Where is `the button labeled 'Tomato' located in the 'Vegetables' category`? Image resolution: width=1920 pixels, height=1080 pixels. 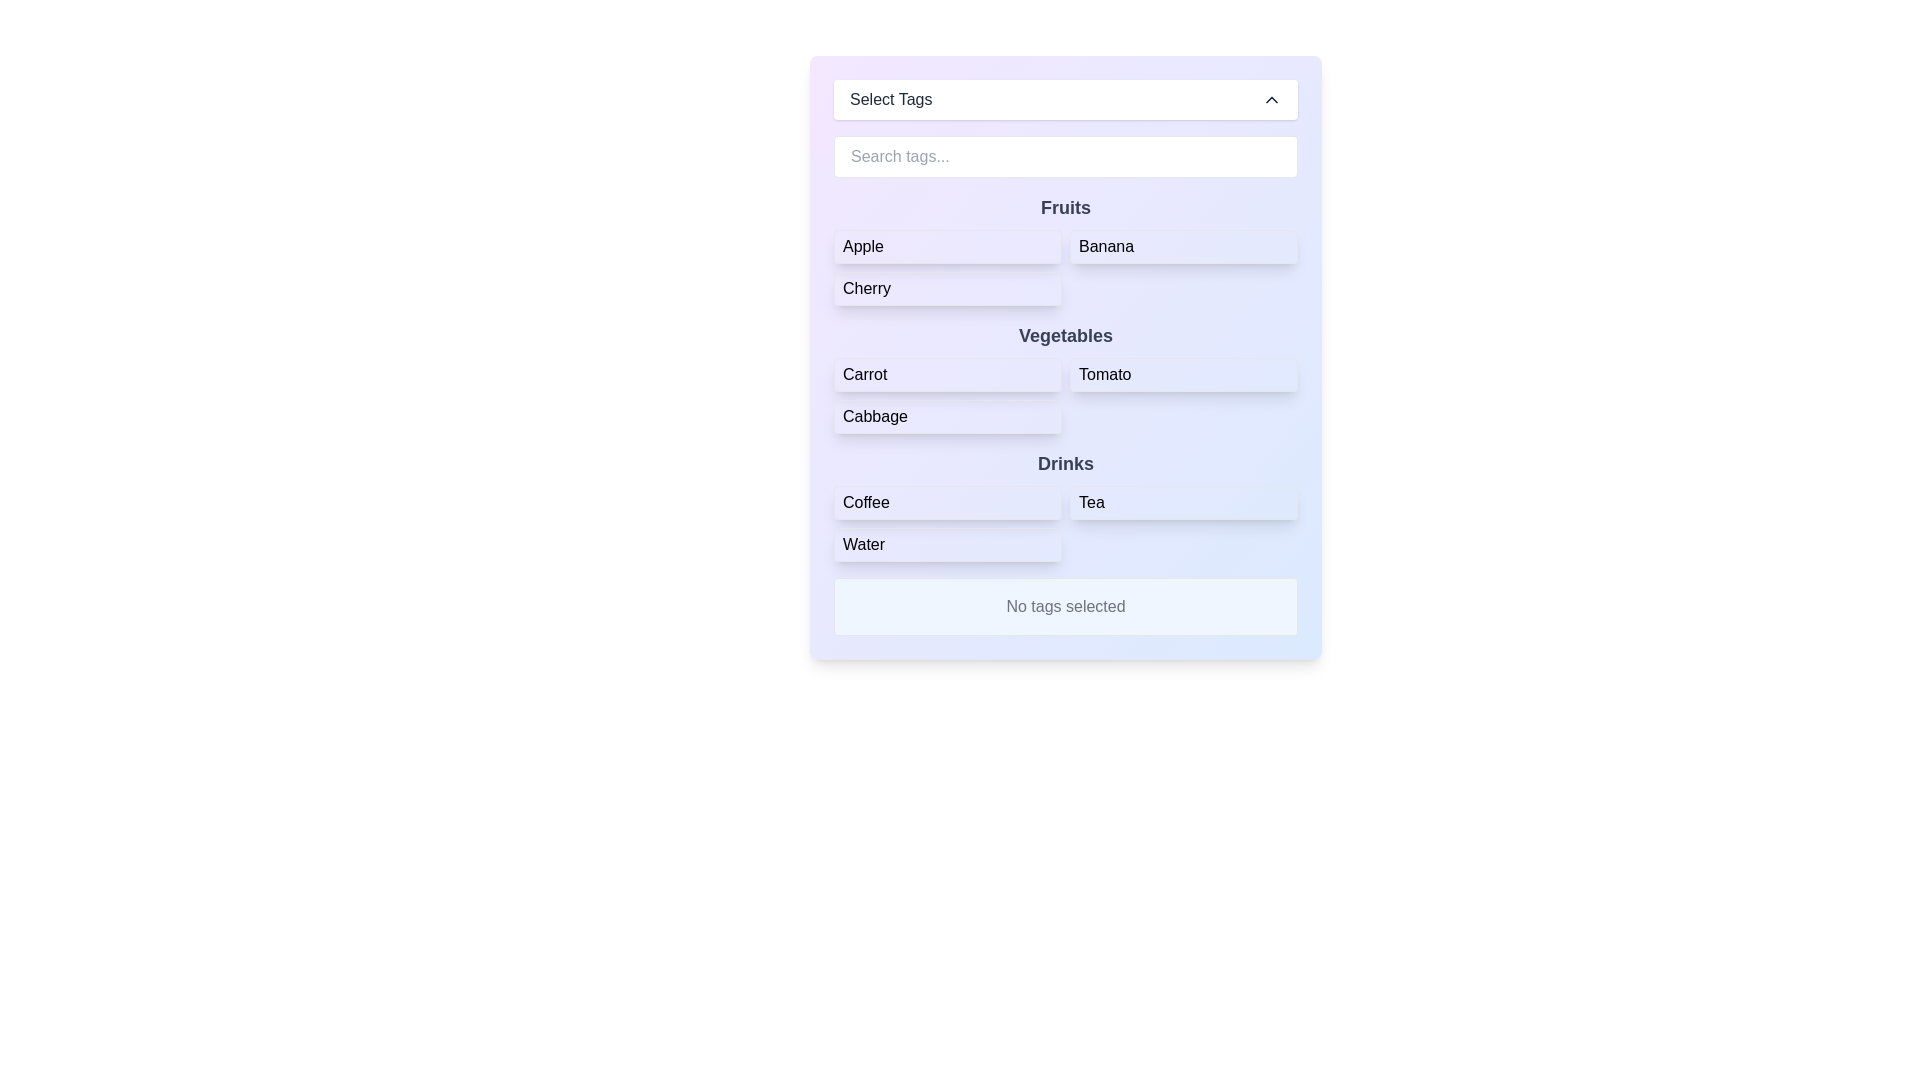 the button labeled 'Tomato' located in the 'Vegetables' category is located at coordinates (1184, 374).